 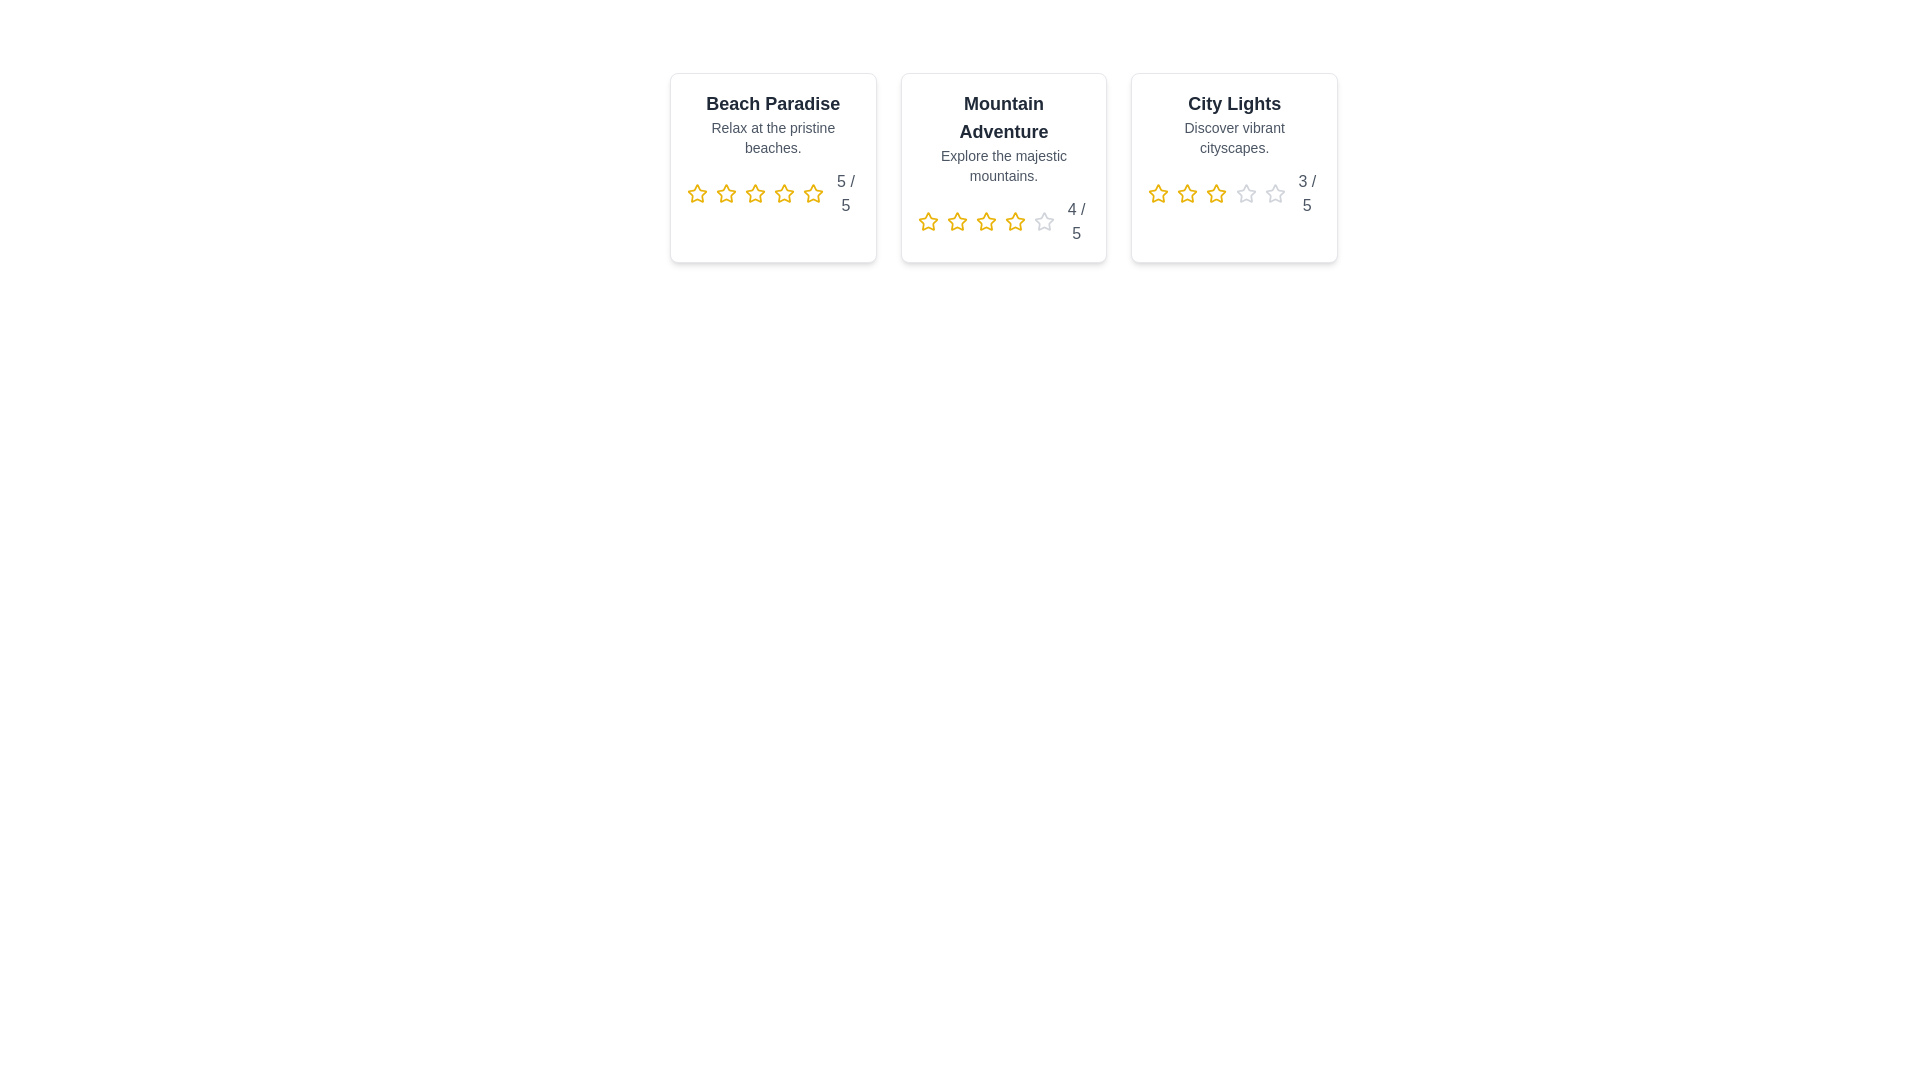 What do you see at coordinates (1003, 118) in the screenshot?
I see `the destination name Mountain Adventure to view its details` at bounding box center [1003, 118].